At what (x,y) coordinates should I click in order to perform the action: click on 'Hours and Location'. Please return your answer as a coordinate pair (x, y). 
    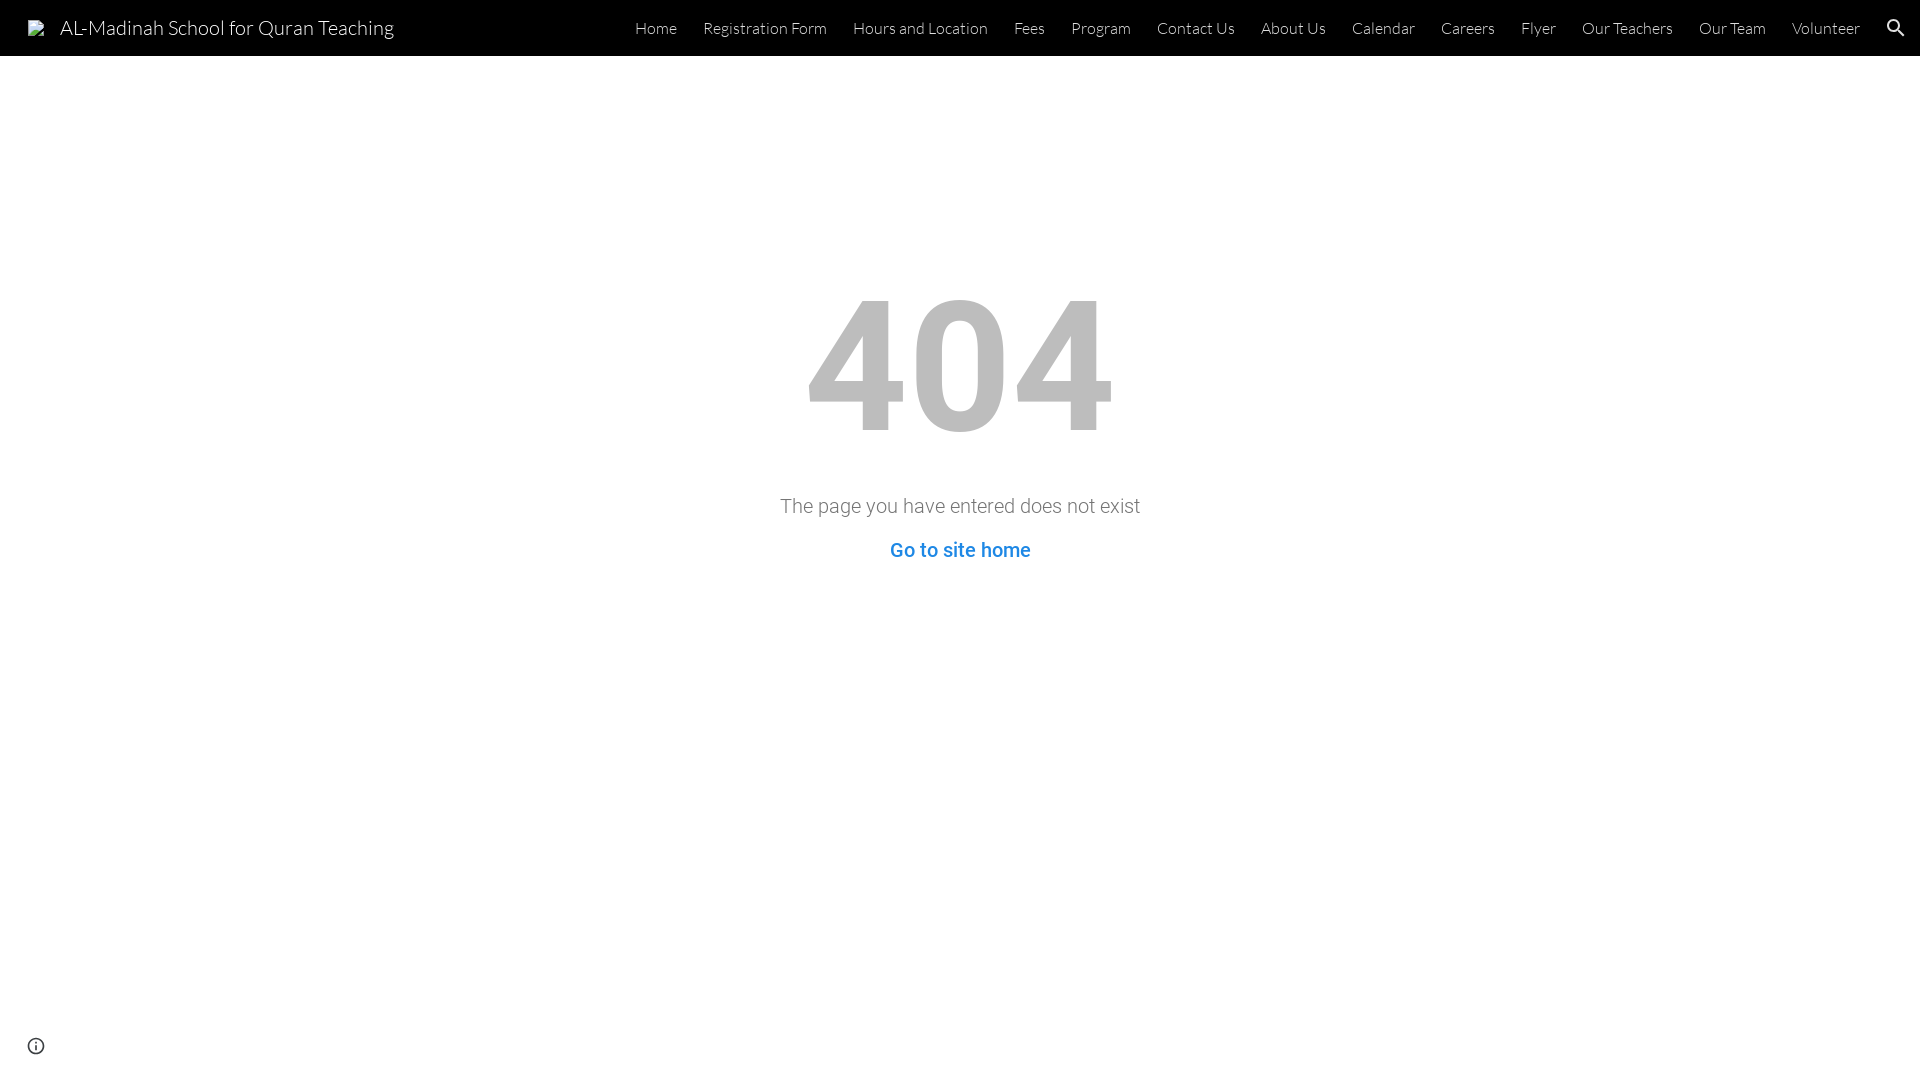
    Looking at the image, I should click on (853, 27).